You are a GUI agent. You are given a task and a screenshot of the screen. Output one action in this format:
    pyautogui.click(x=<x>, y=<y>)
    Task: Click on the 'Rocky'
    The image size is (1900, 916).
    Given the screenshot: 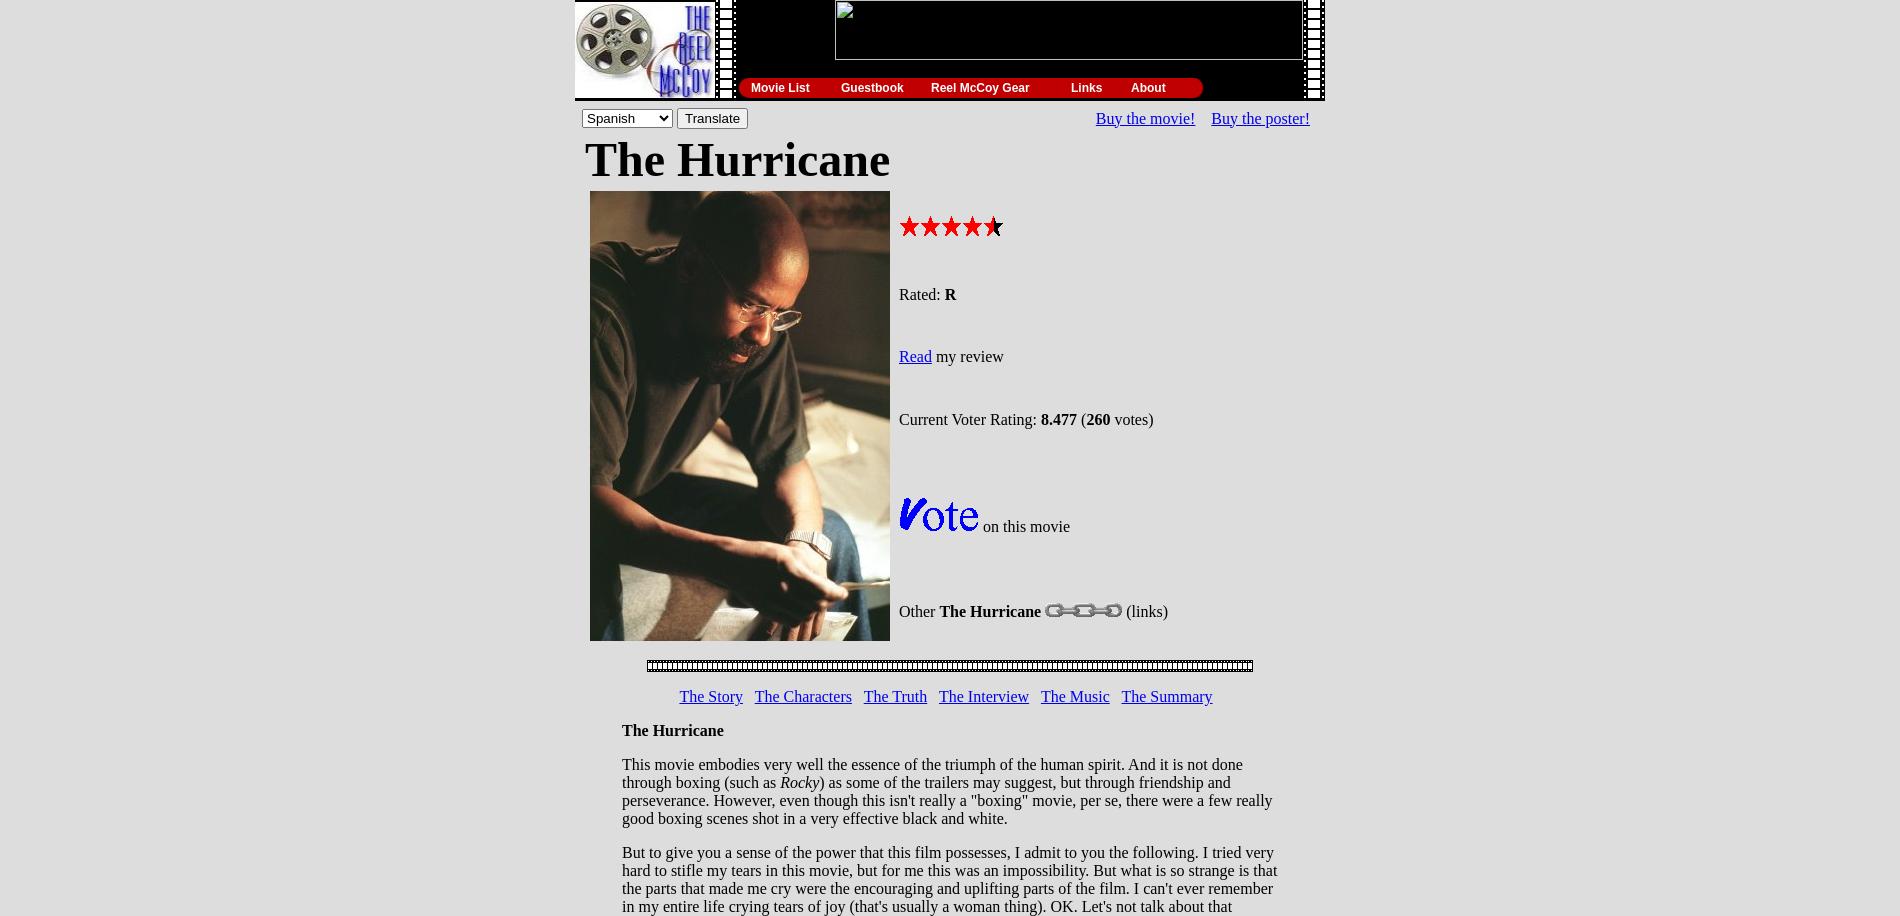 What is the action you would take?
    pyautogui.click(x=798, y=781)
    